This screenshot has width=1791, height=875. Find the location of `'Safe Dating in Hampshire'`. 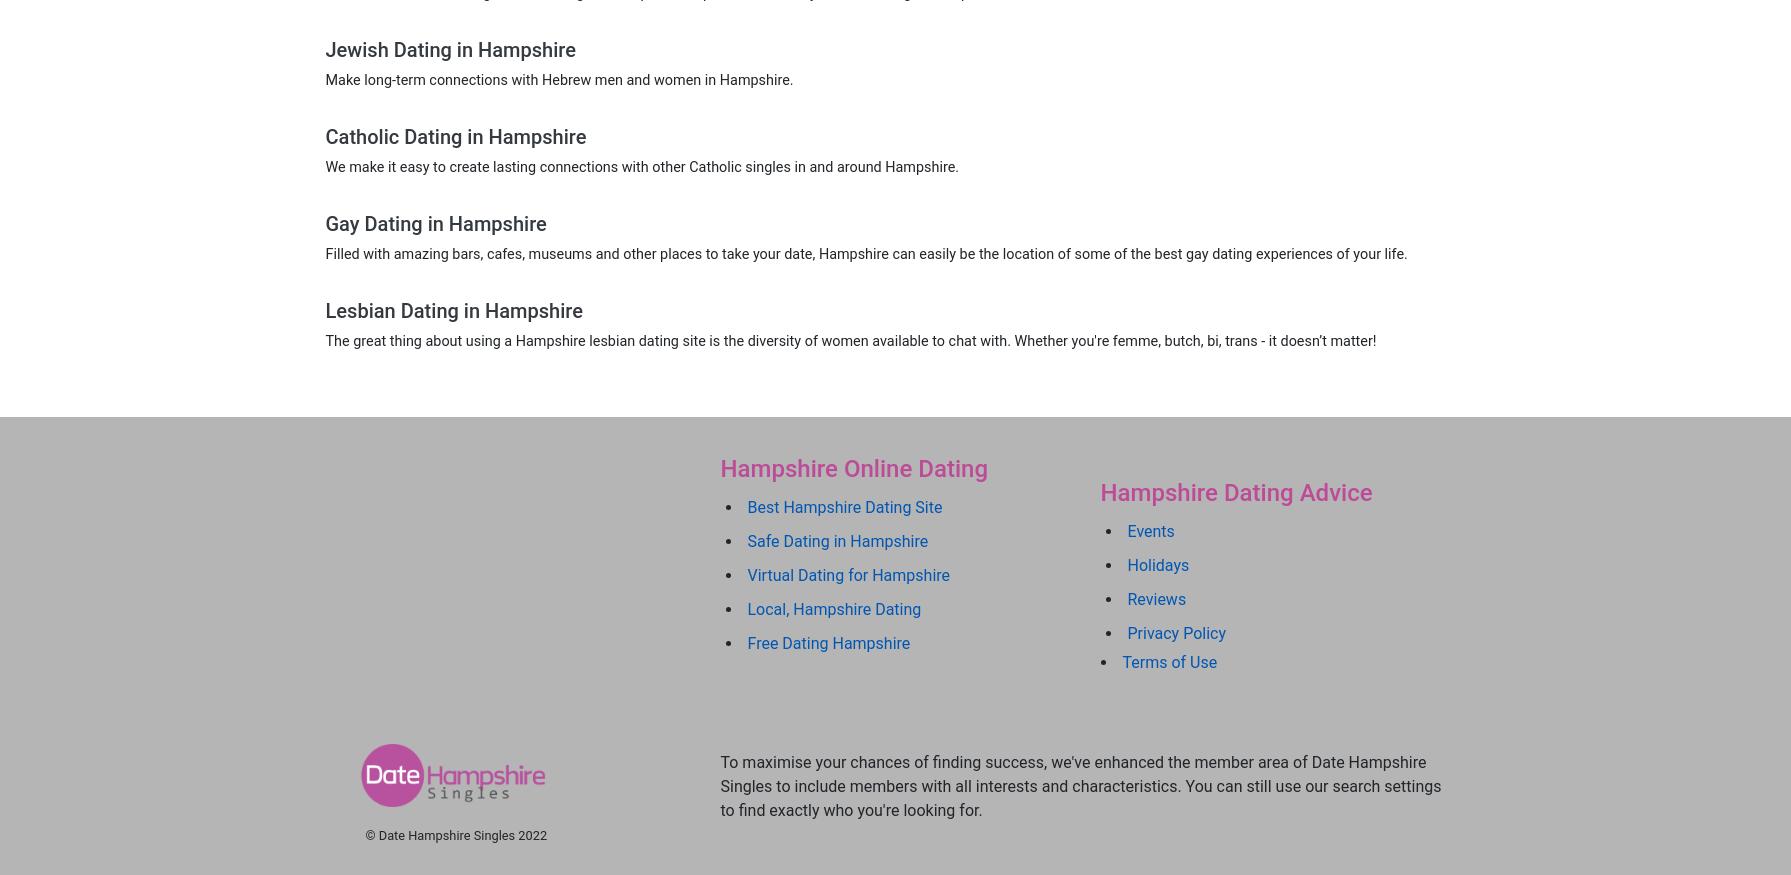

'Safe Dating in Hampshire' is located at coordinates (747, 540).